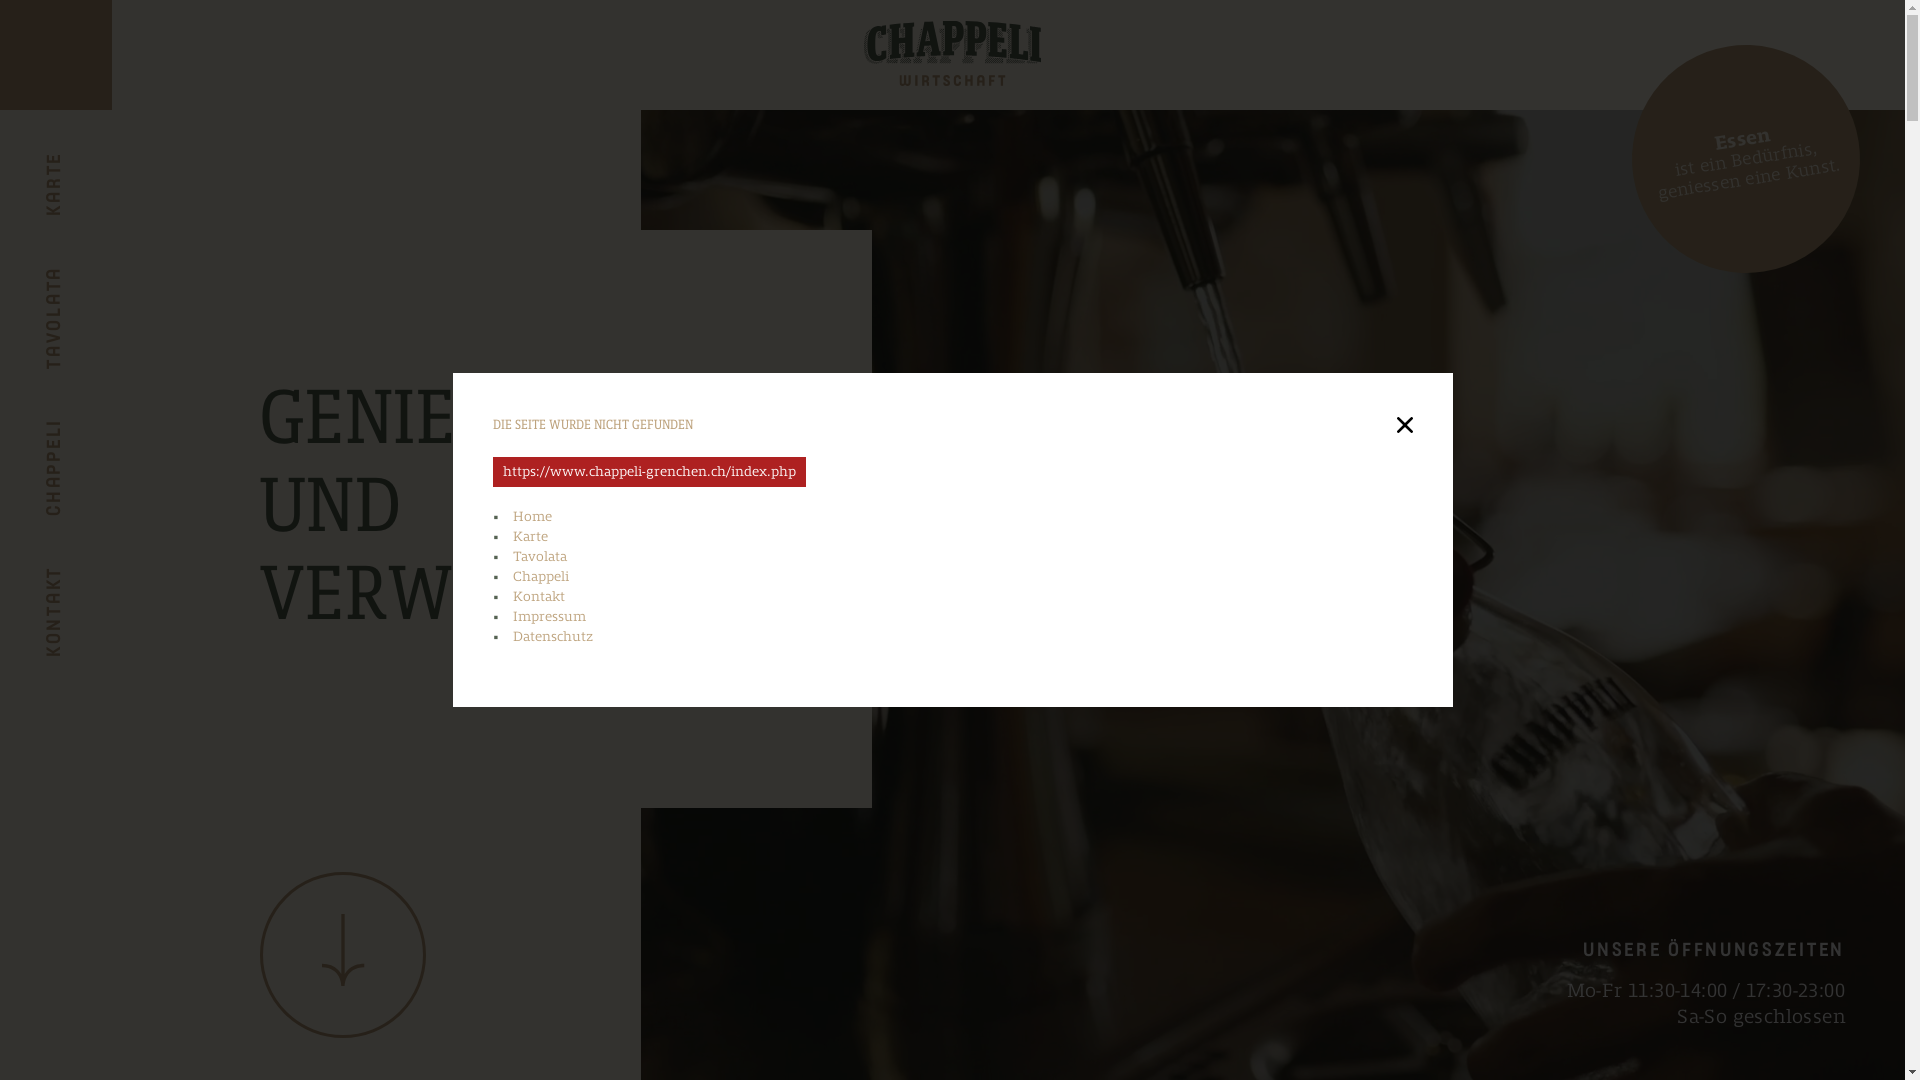  Describe the element at coordinates (84, 582) in the screenshot. I see `'KONTAKT'` at that location.